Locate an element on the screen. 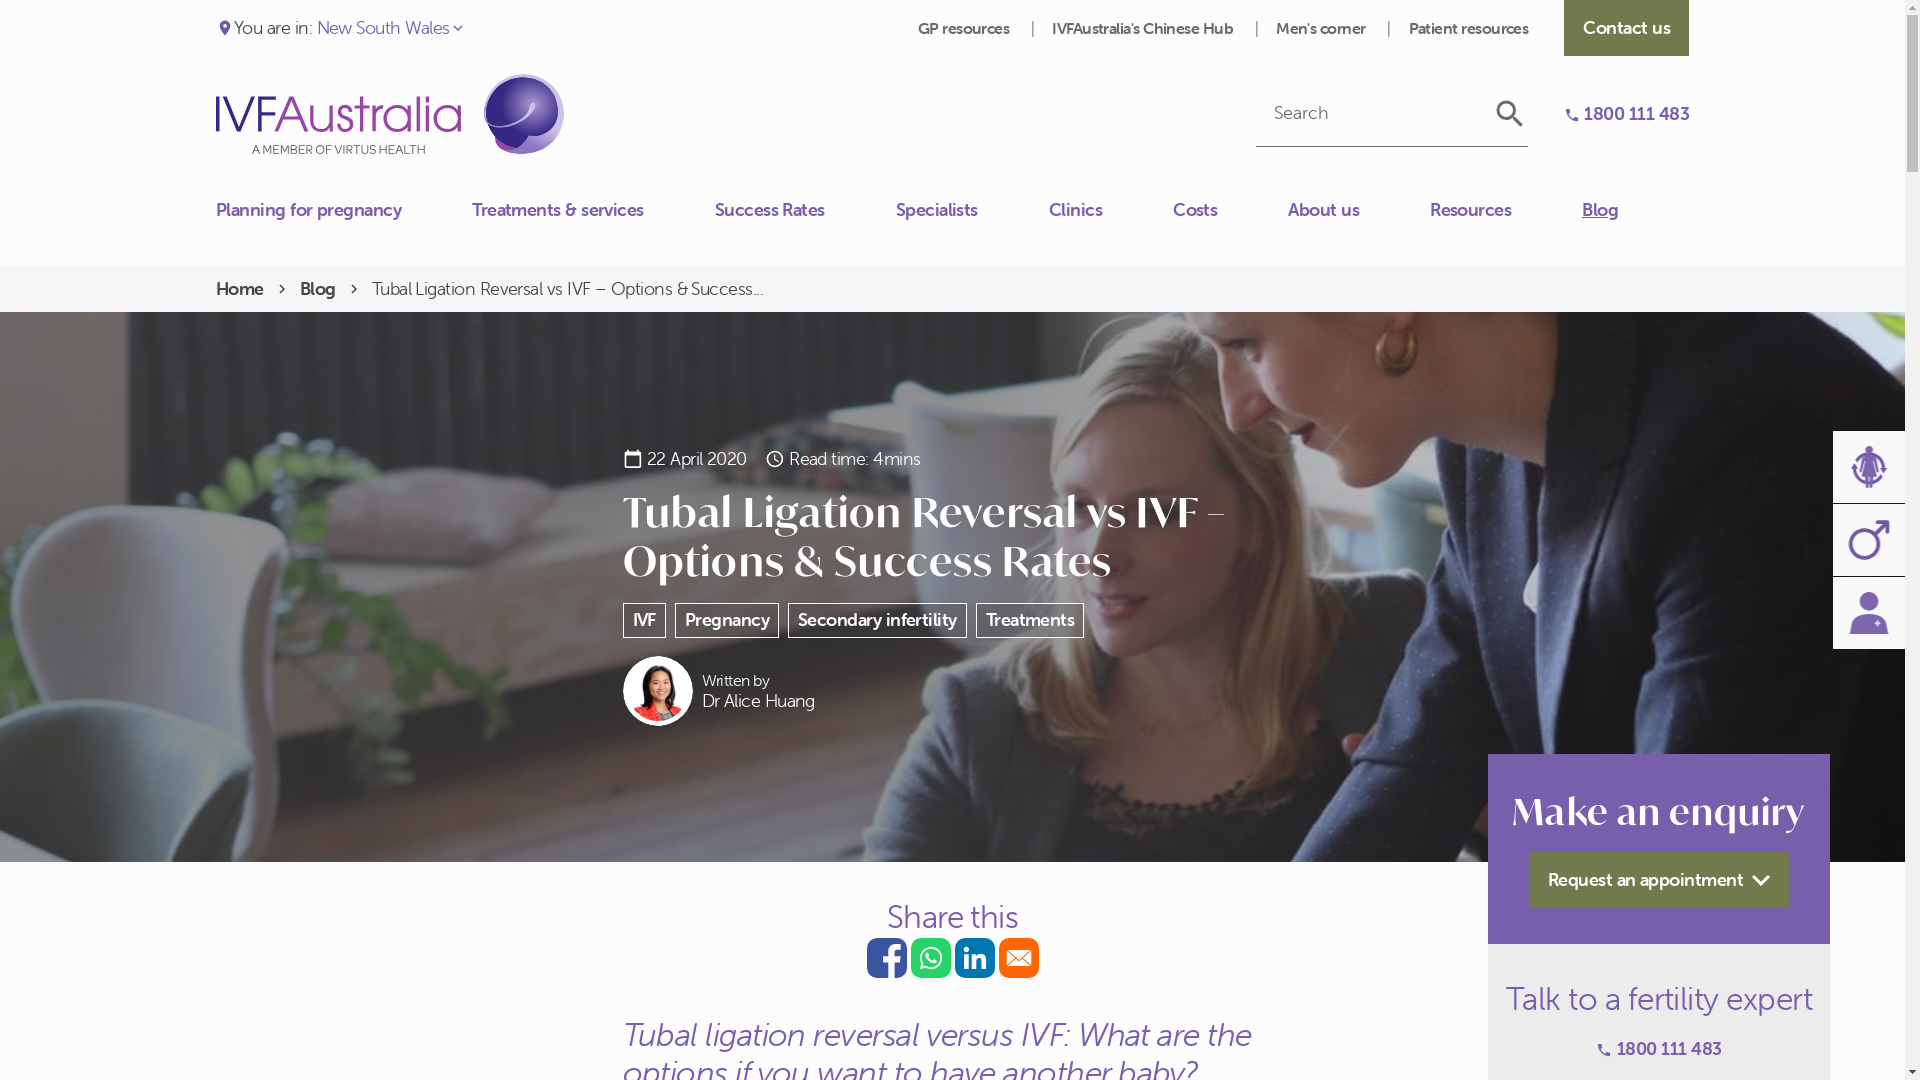  'Treatments & services' is located at coordinates (592, 209).